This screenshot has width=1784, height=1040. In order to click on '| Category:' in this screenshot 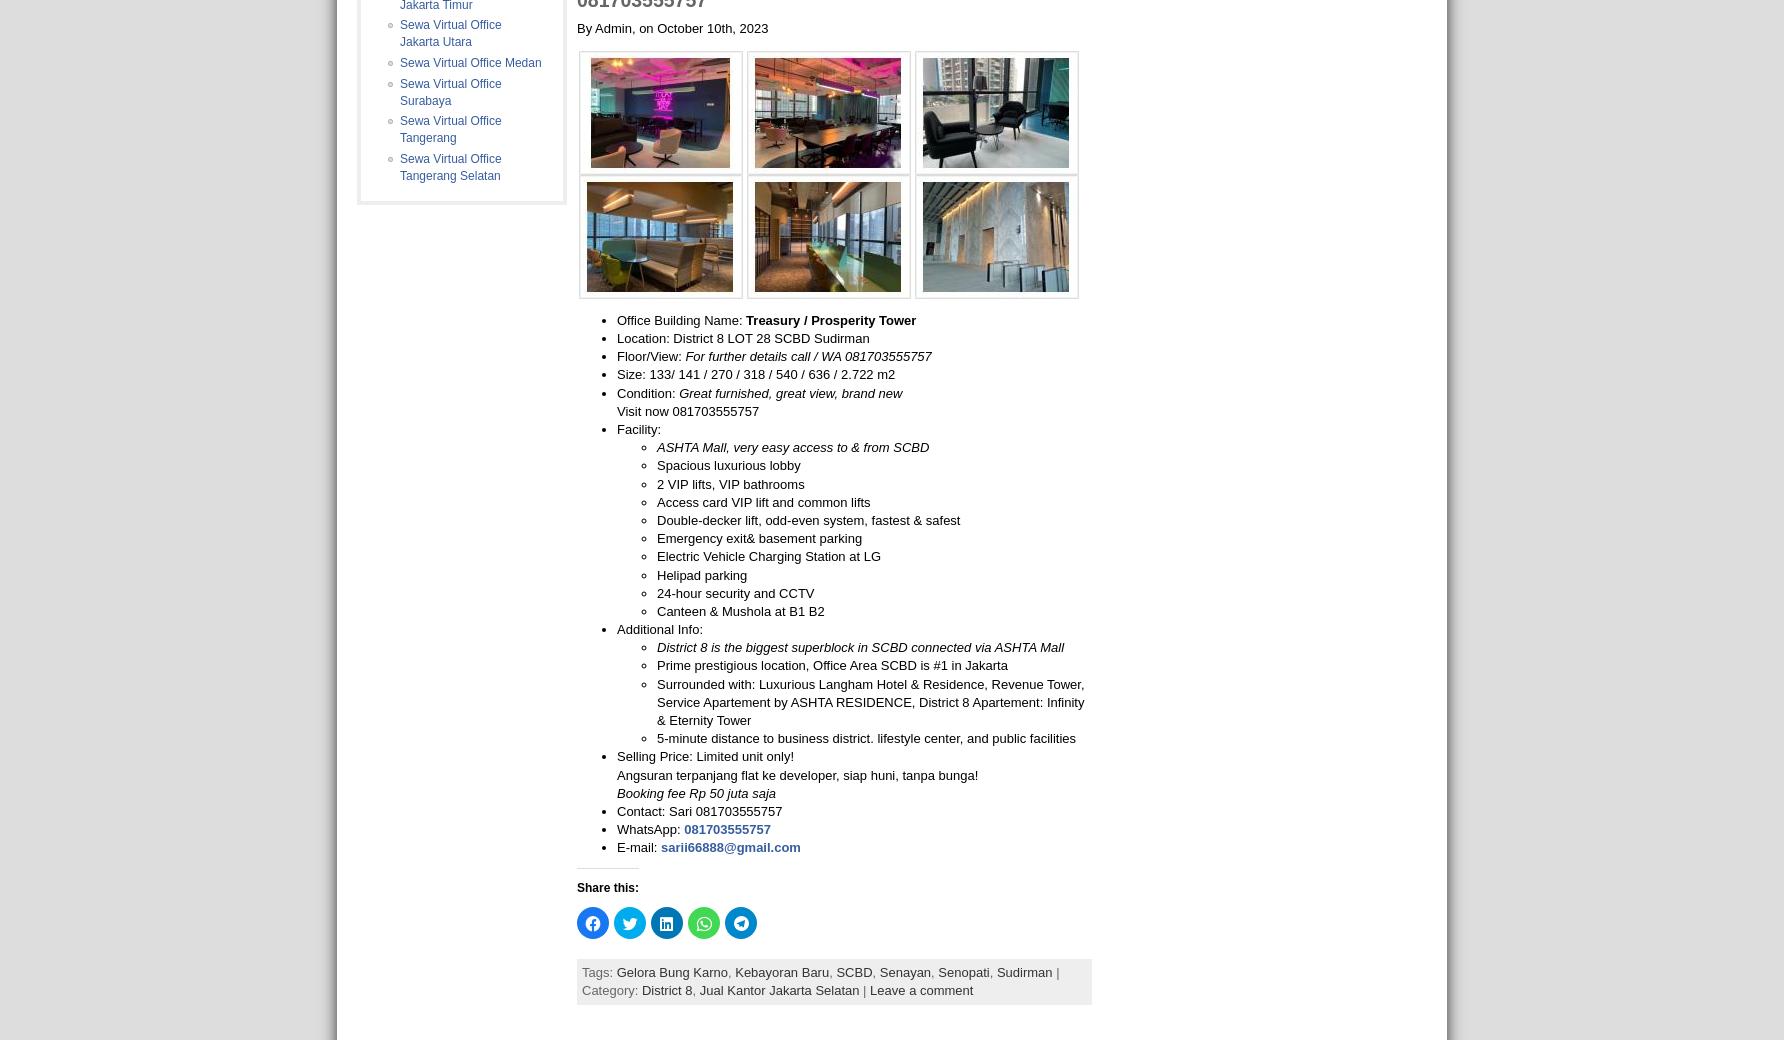, I will do `click(819, 980)`.